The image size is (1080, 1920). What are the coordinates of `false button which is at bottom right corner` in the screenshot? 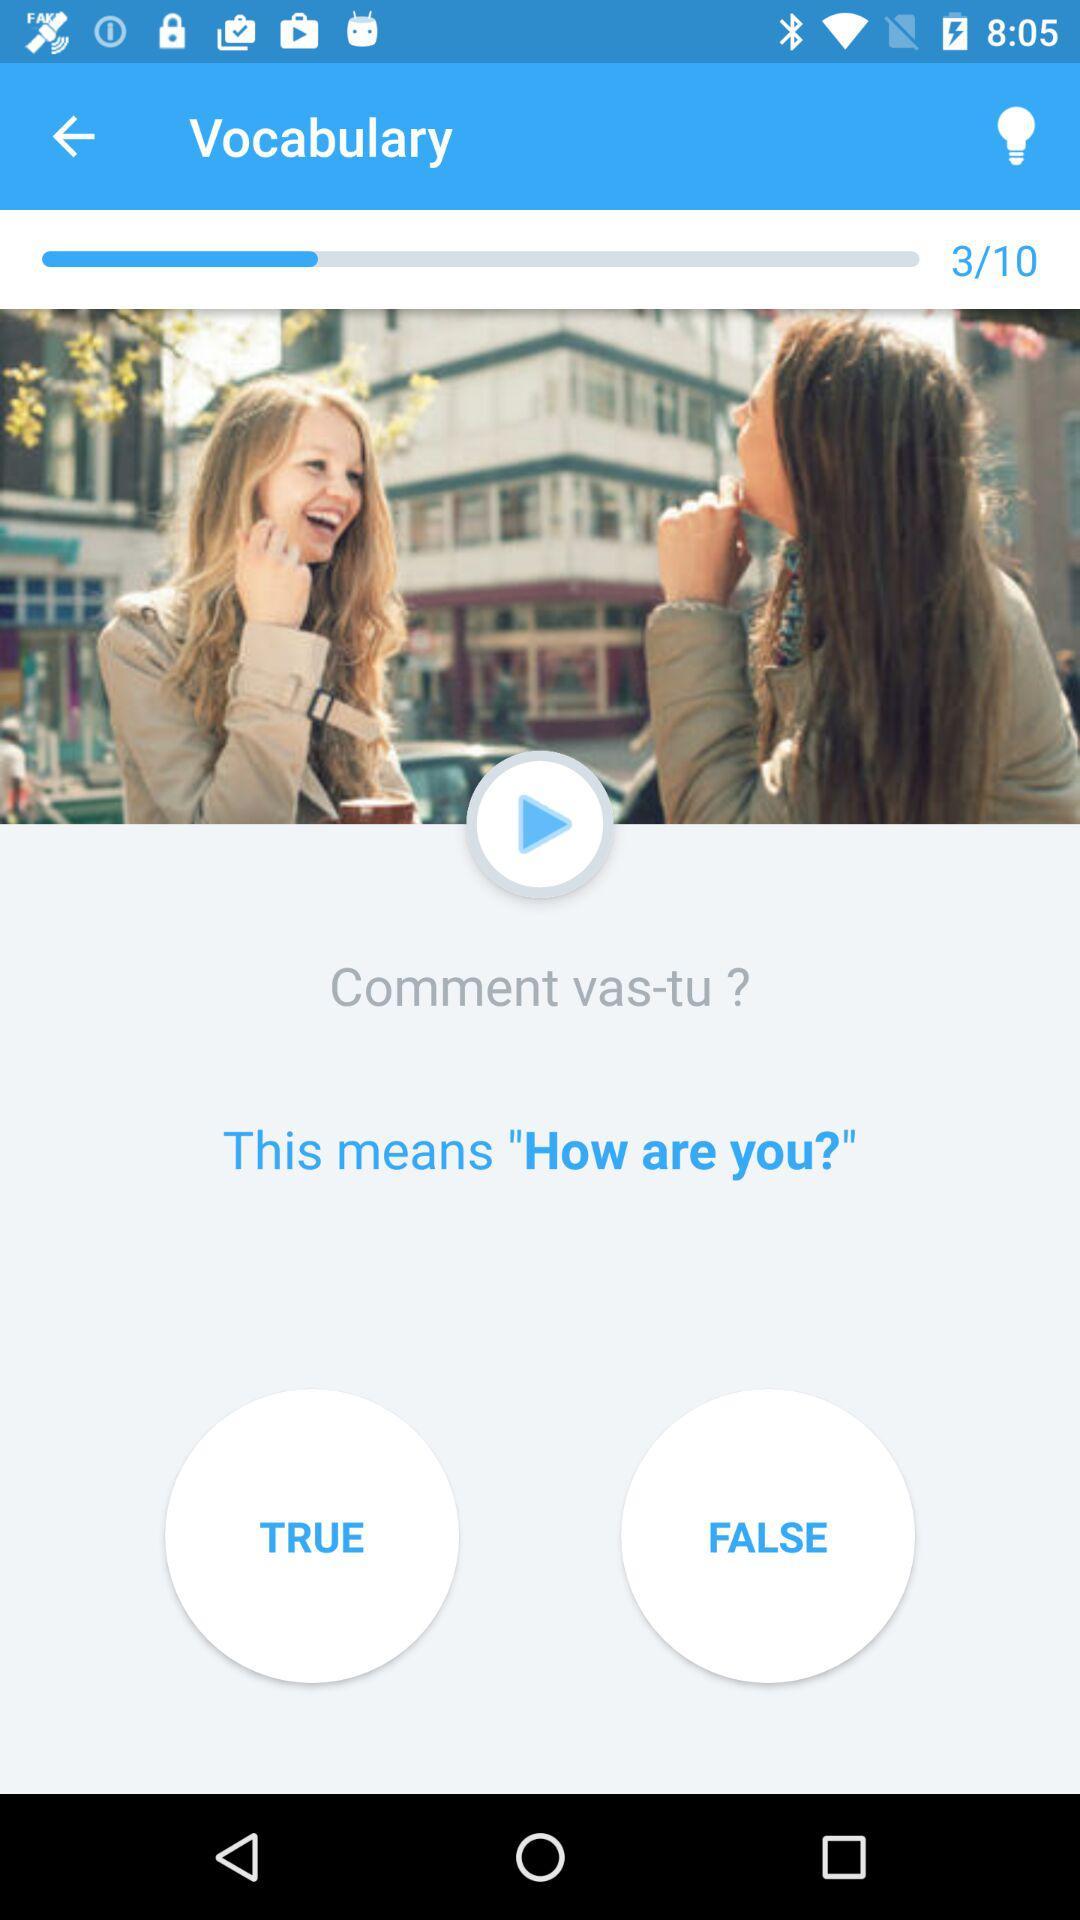 It's located at (766, 1535).